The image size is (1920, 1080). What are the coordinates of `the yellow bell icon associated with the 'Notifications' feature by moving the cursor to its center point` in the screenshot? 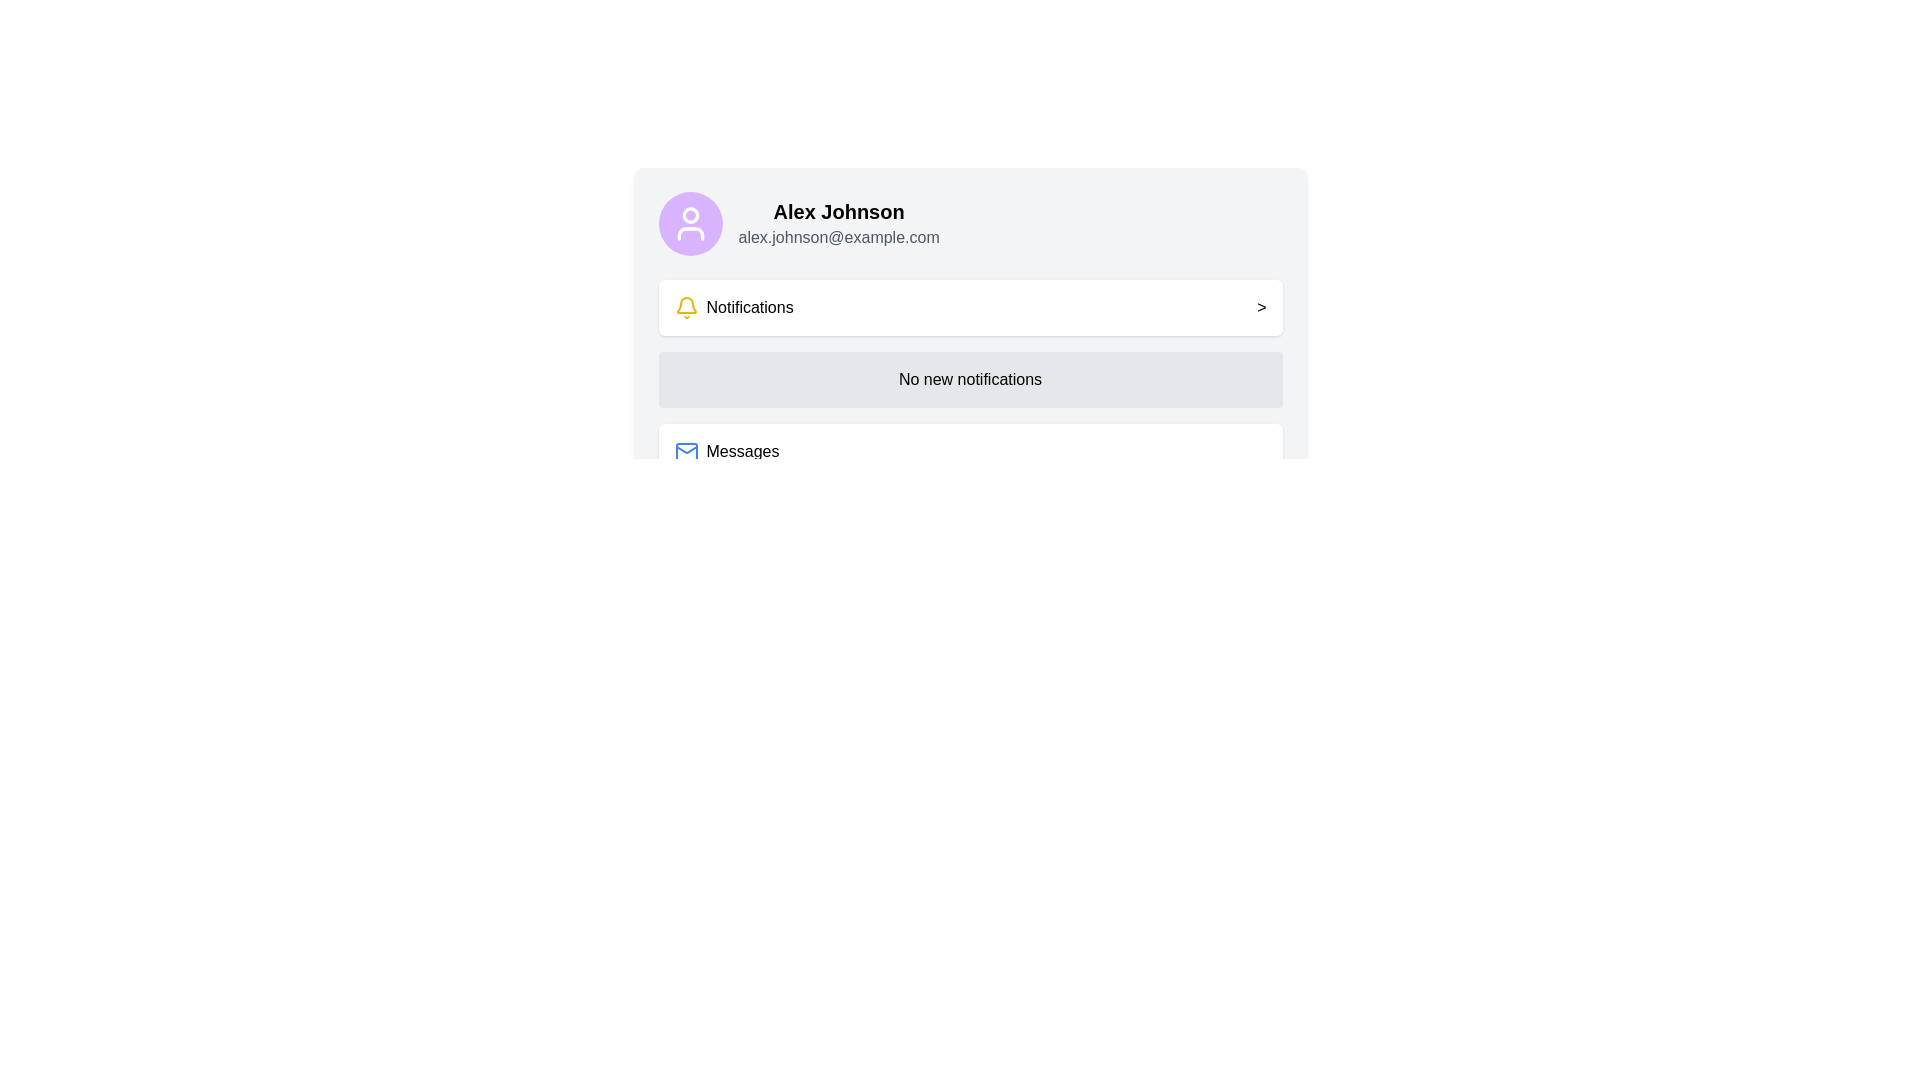 It's located at (686, 308).